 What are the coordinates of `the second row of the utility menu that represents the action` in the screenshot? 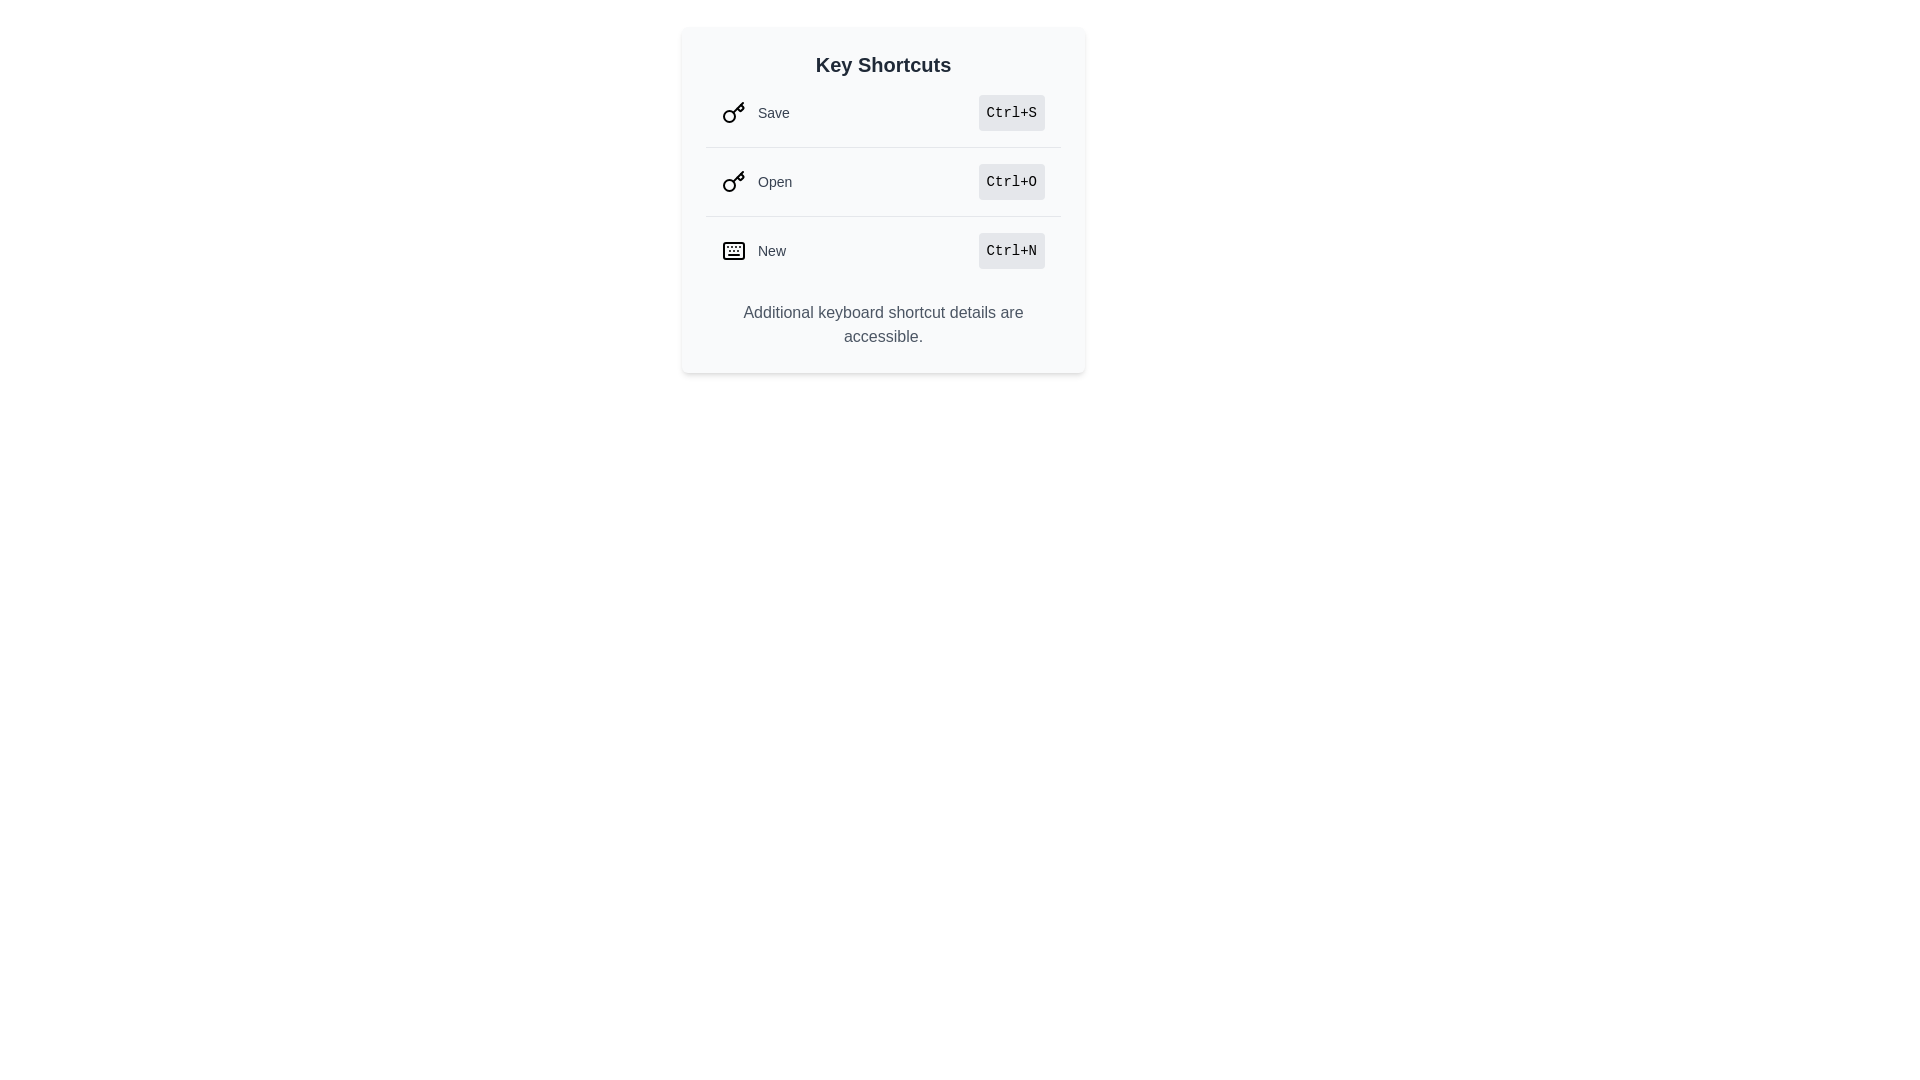 It's located at (882, 181).